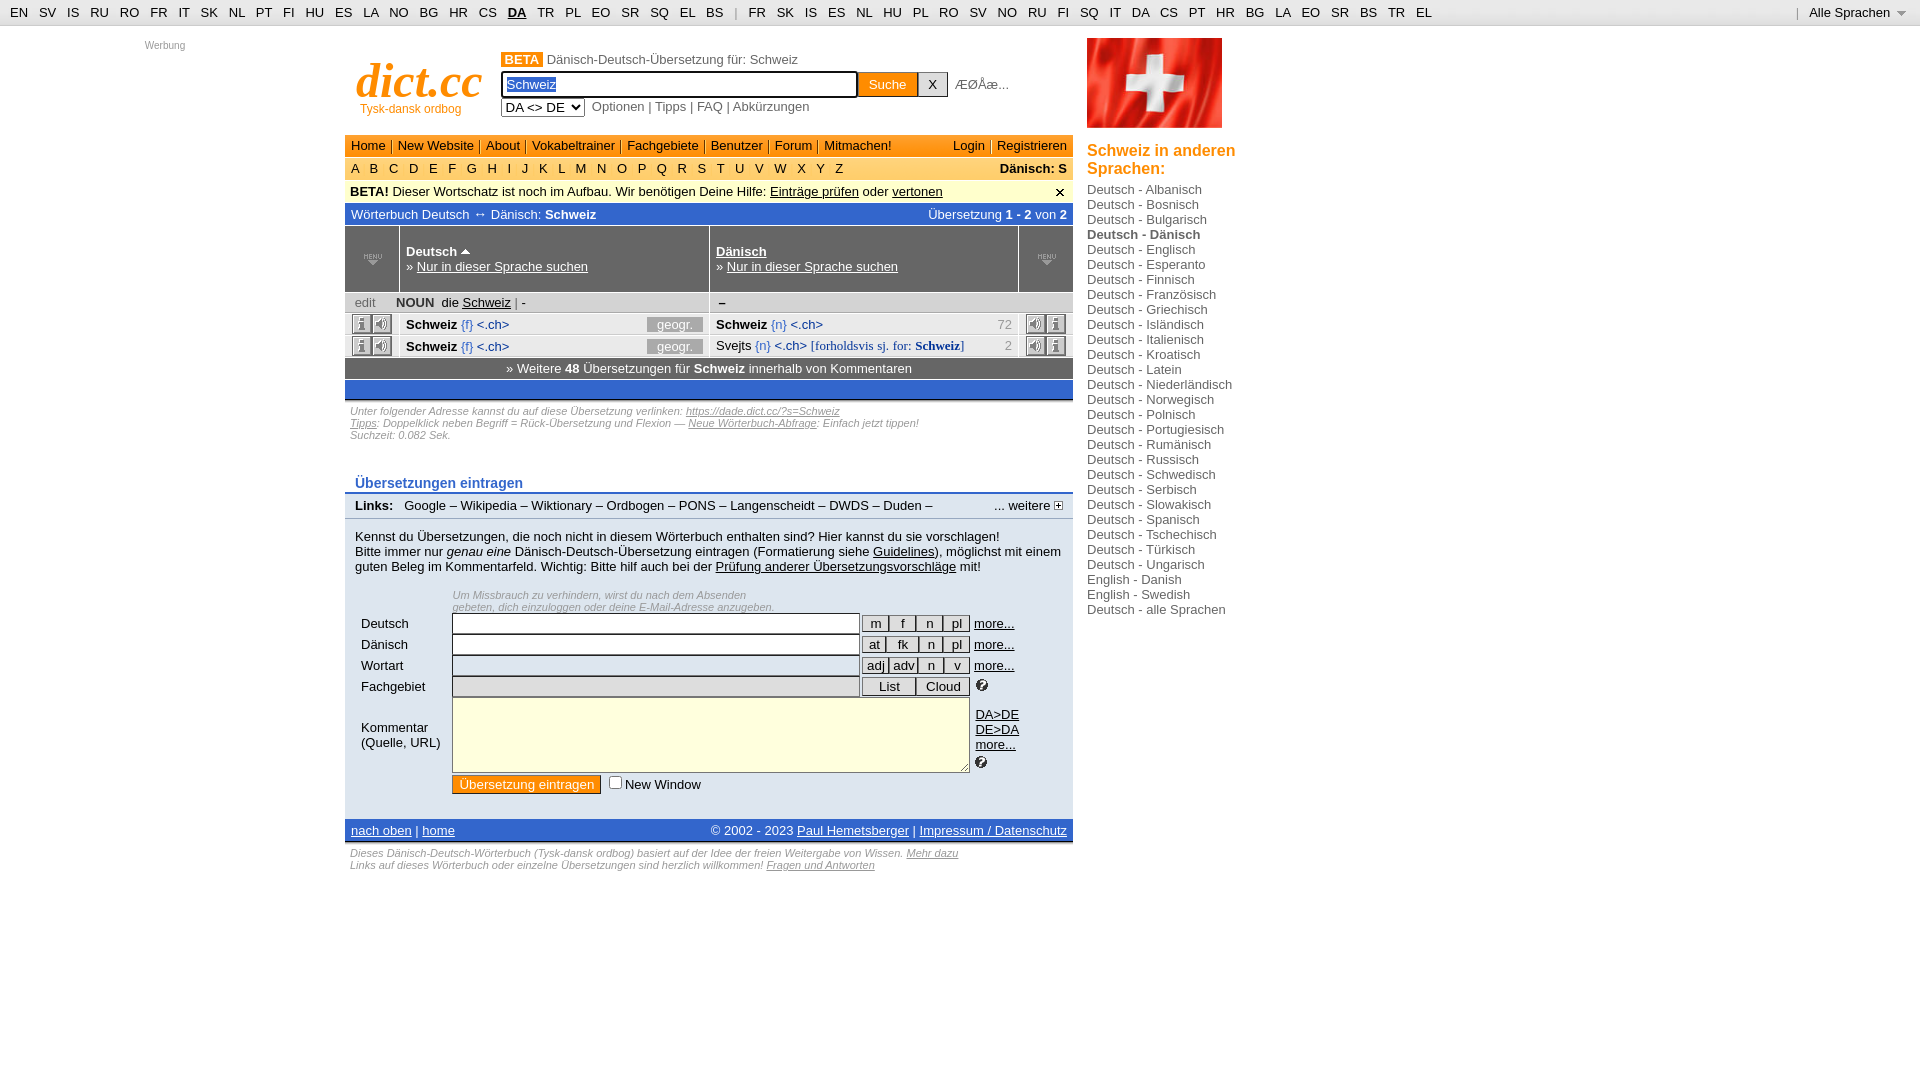  I want to click on 'Paul Hemetsberger', so click(795, 830).